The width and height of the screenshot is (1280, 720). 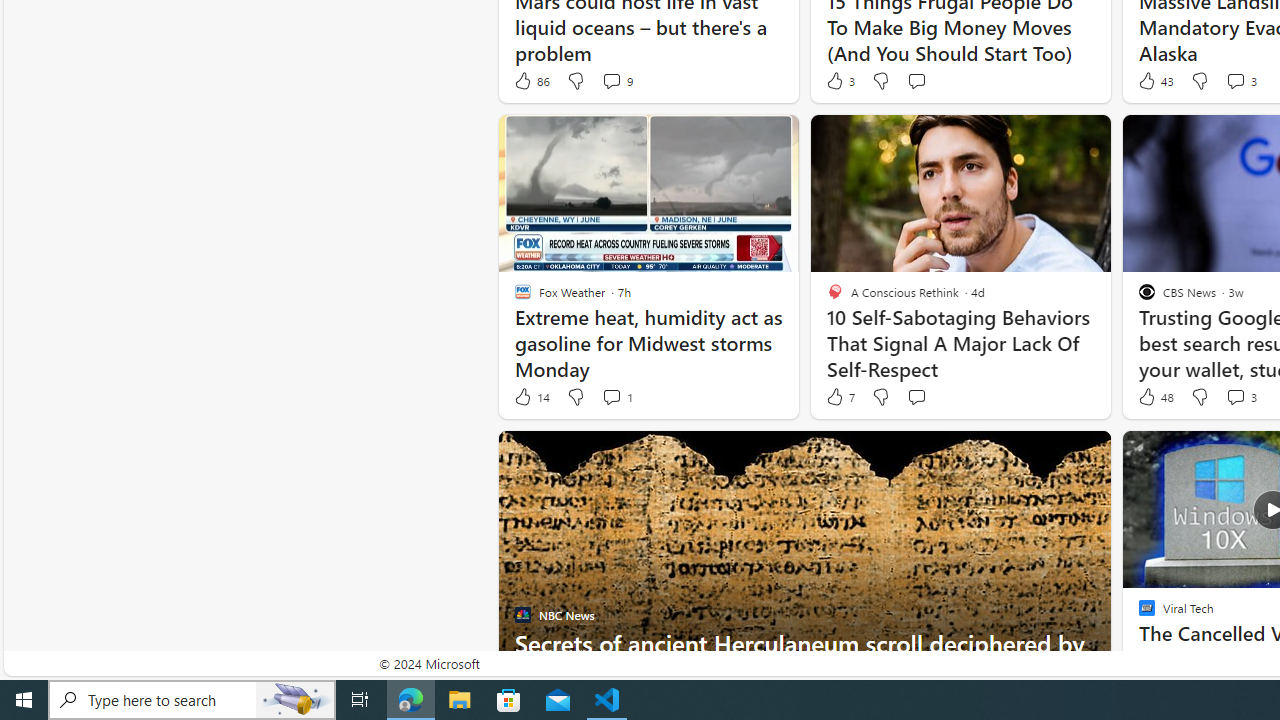 I want to click on 'View comments 1 Comment', so click(x=615, y=397).